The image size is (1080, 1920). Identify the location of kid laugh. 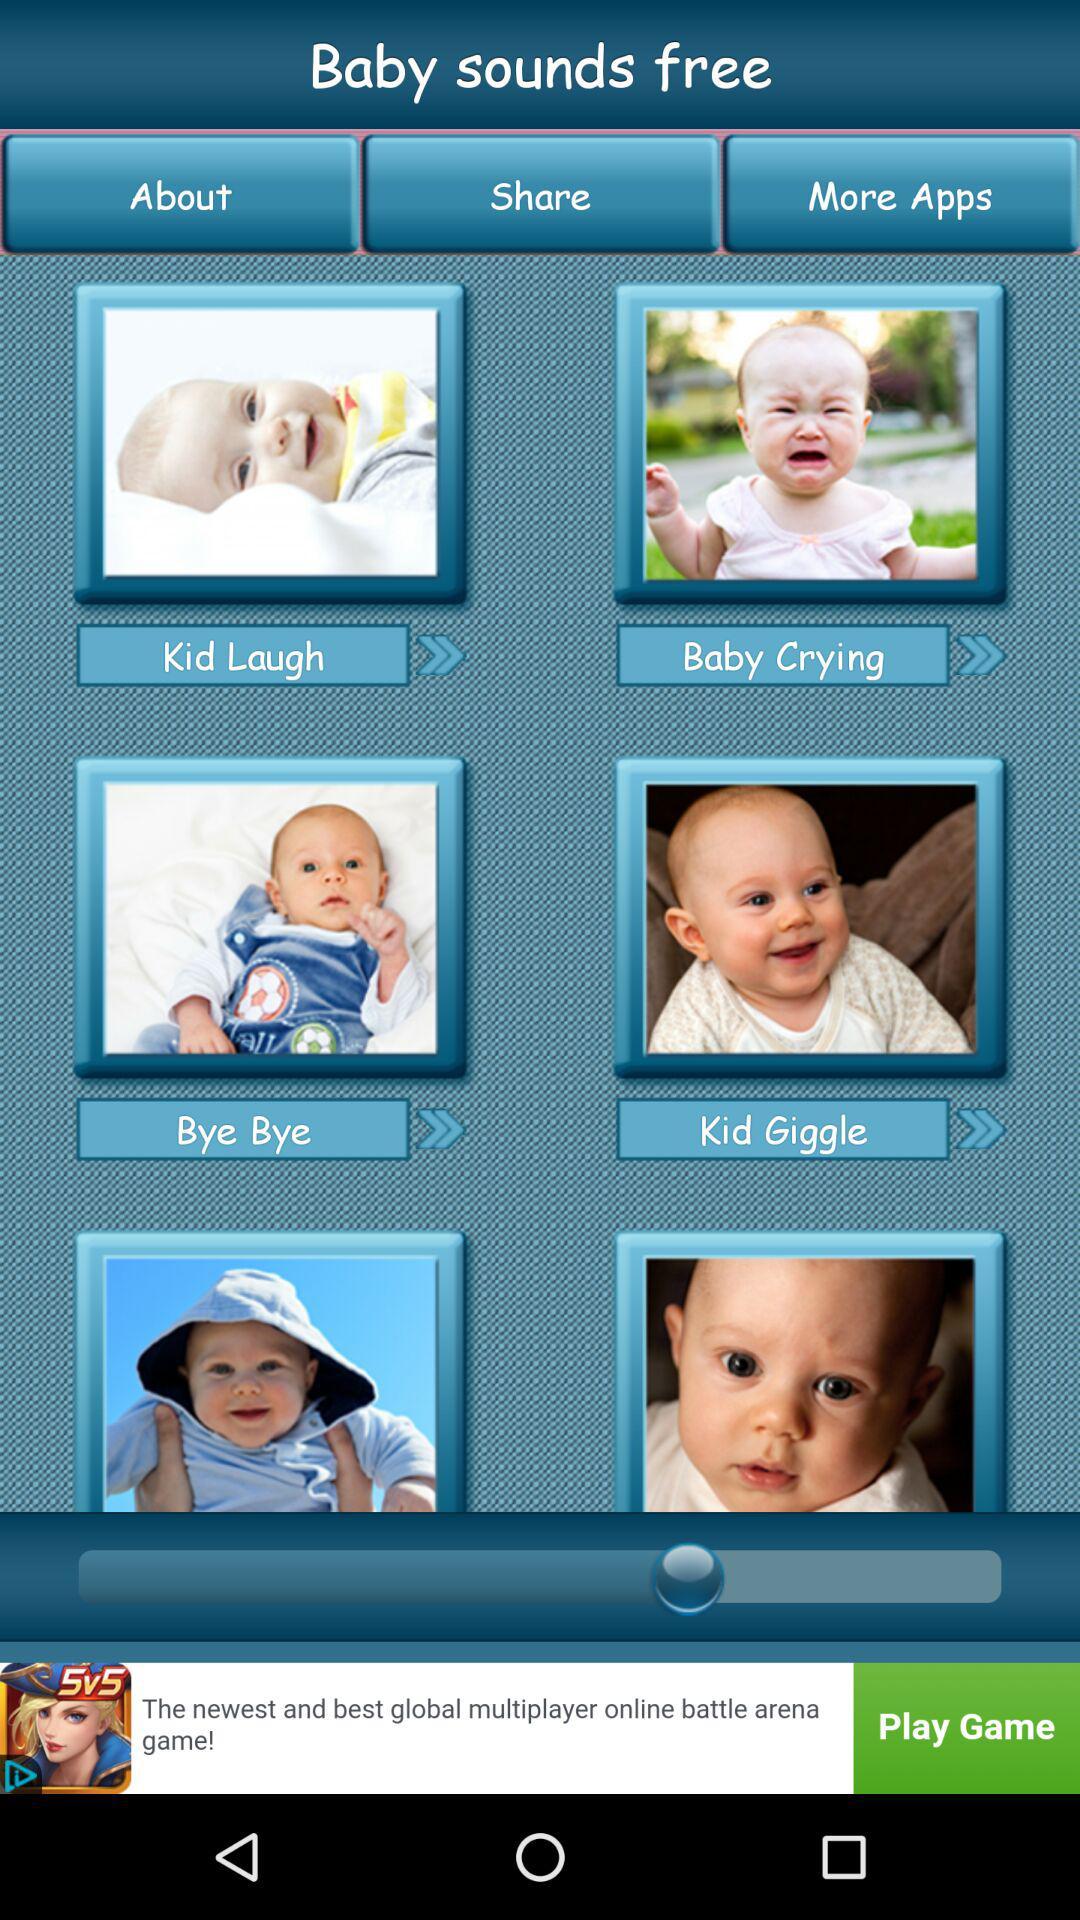
(270, 443).